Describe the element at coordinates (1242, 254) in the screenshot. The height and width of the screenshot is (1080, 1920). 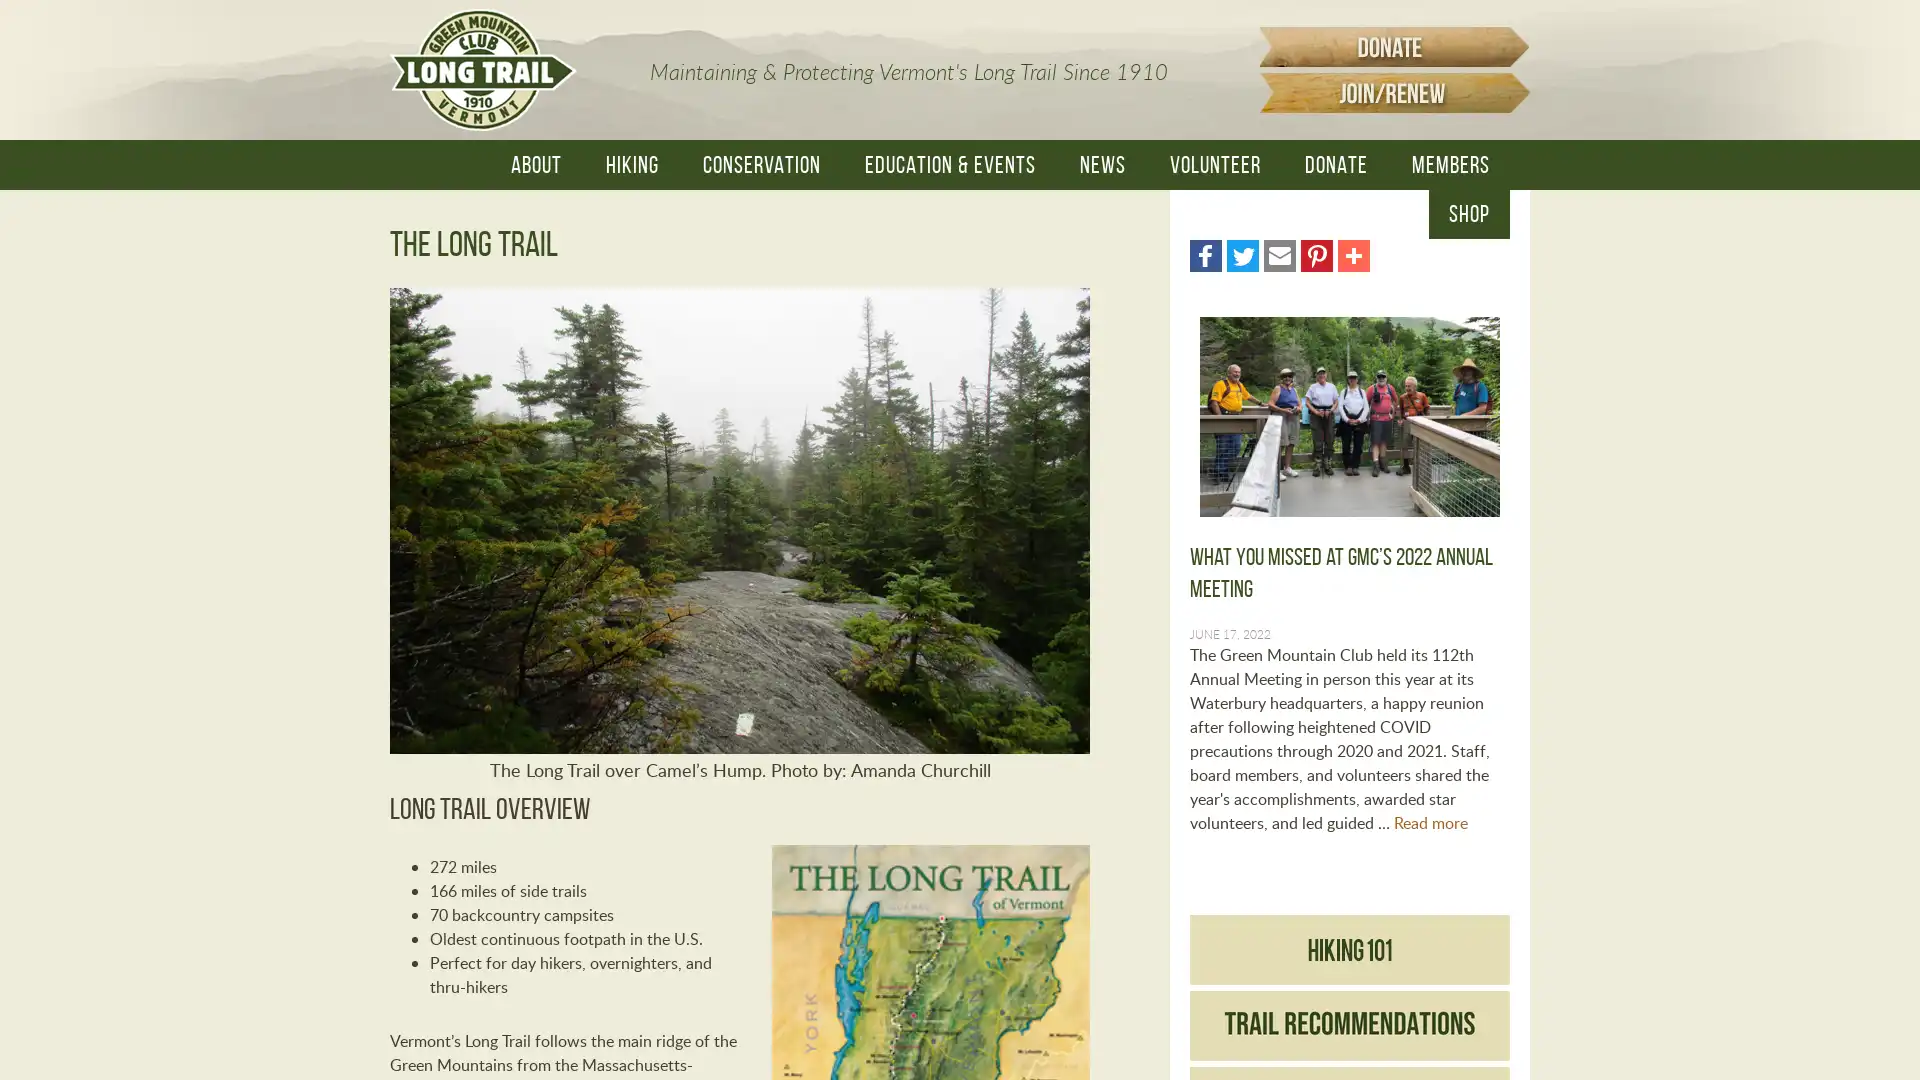
I see `Share to Twitter` at that location.